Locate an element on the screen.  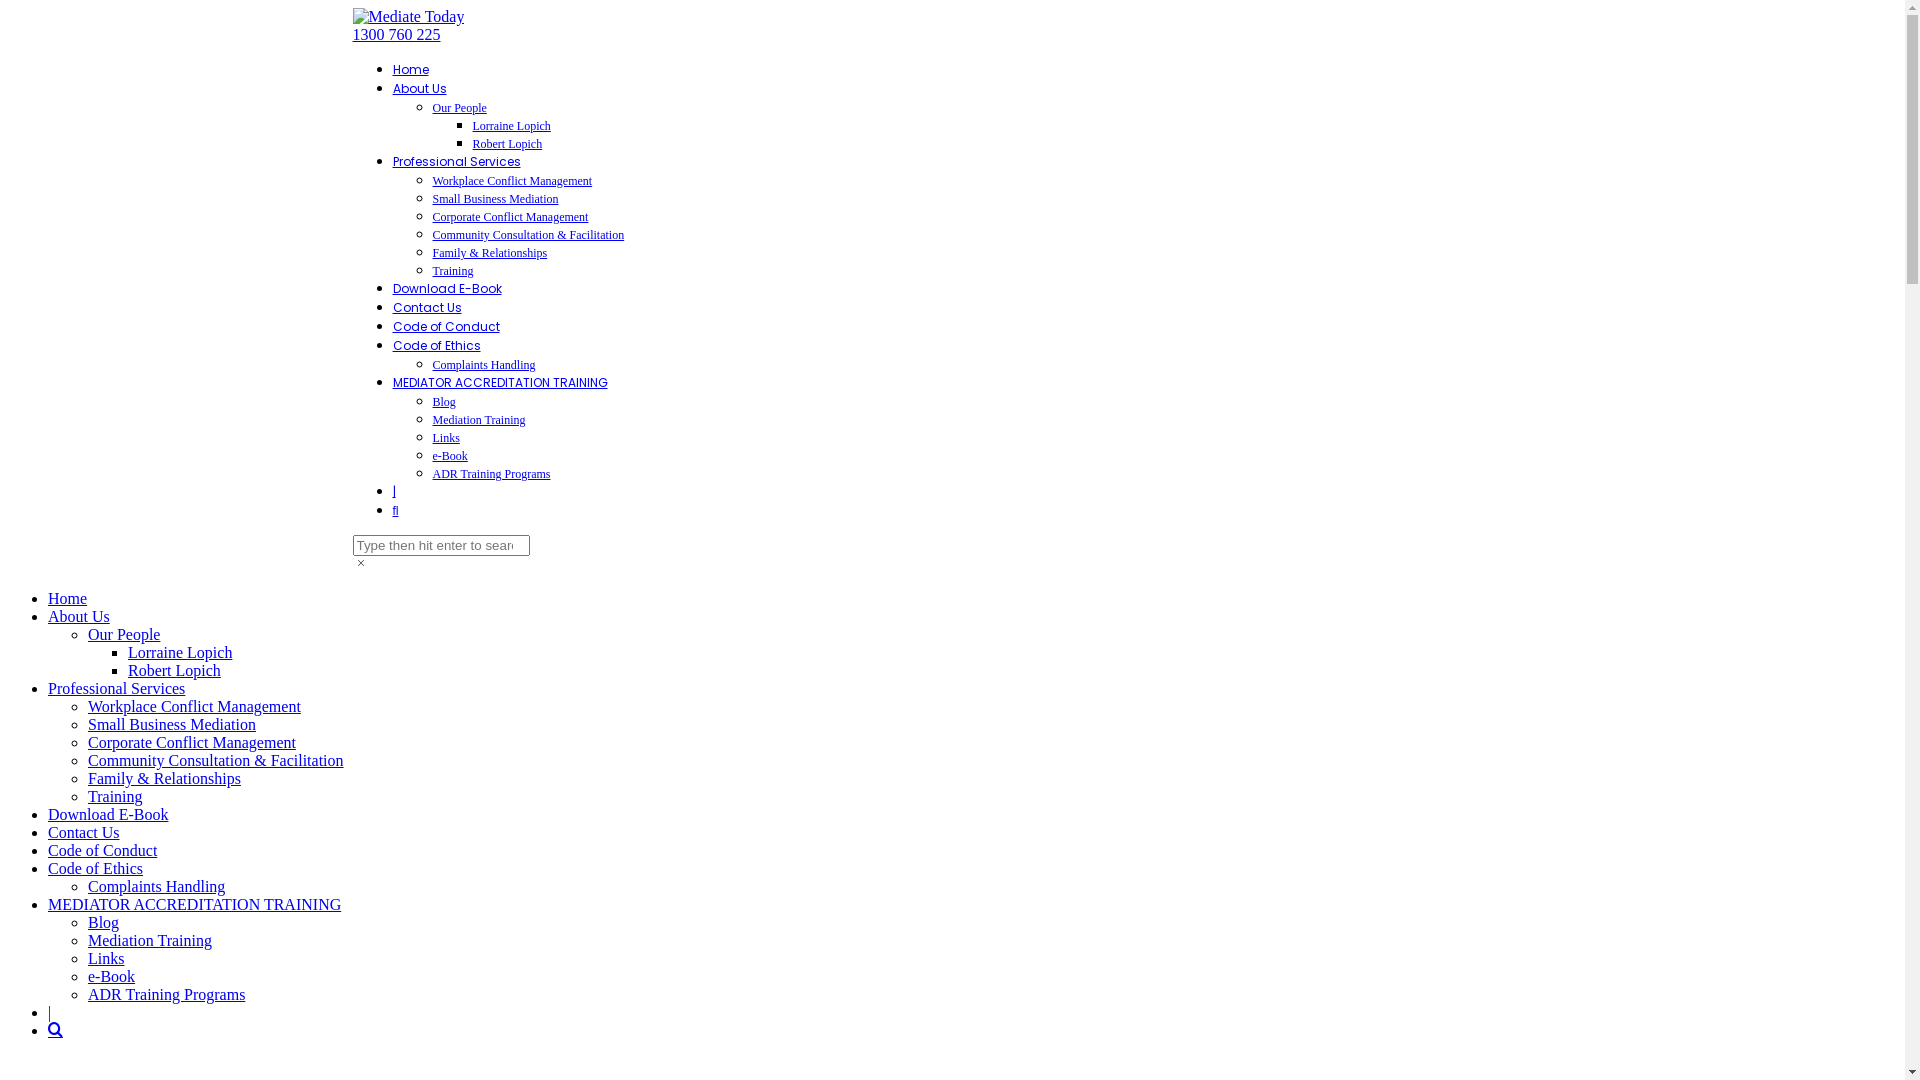
'Code of Conduct' is located at coordinates (101, 850).